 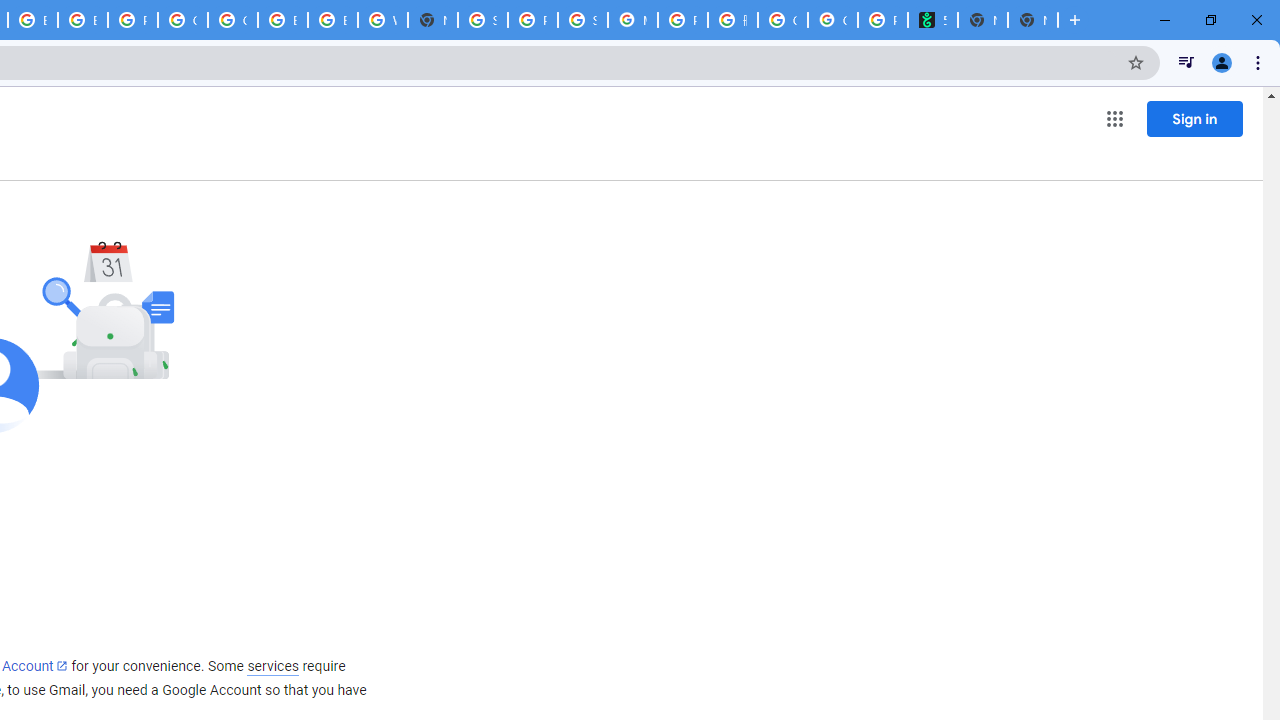 I want to click on 'Sign in - Google Accounts', so click(x=483, y=20).